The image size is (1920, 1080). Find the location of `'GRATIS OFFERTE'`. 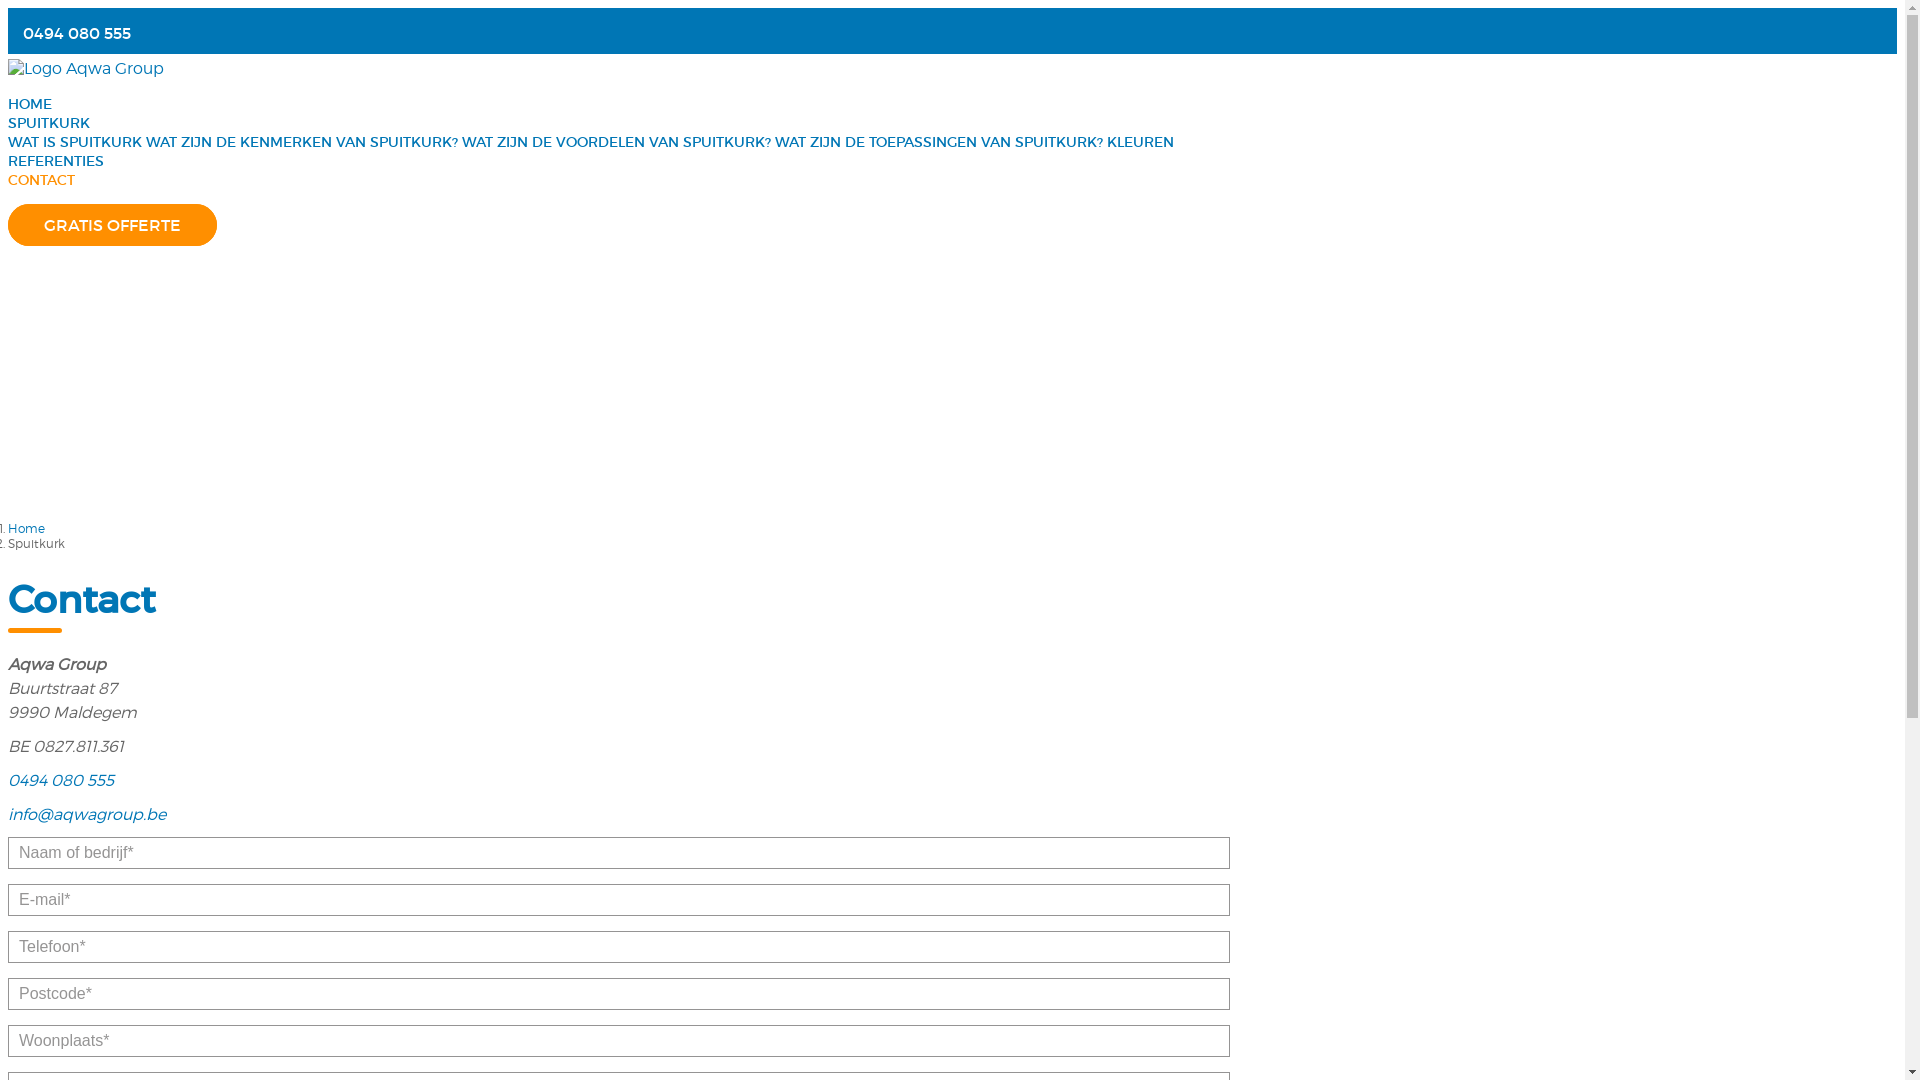

'GRATIS OFFERTE' is located at coordinates (111, 224).